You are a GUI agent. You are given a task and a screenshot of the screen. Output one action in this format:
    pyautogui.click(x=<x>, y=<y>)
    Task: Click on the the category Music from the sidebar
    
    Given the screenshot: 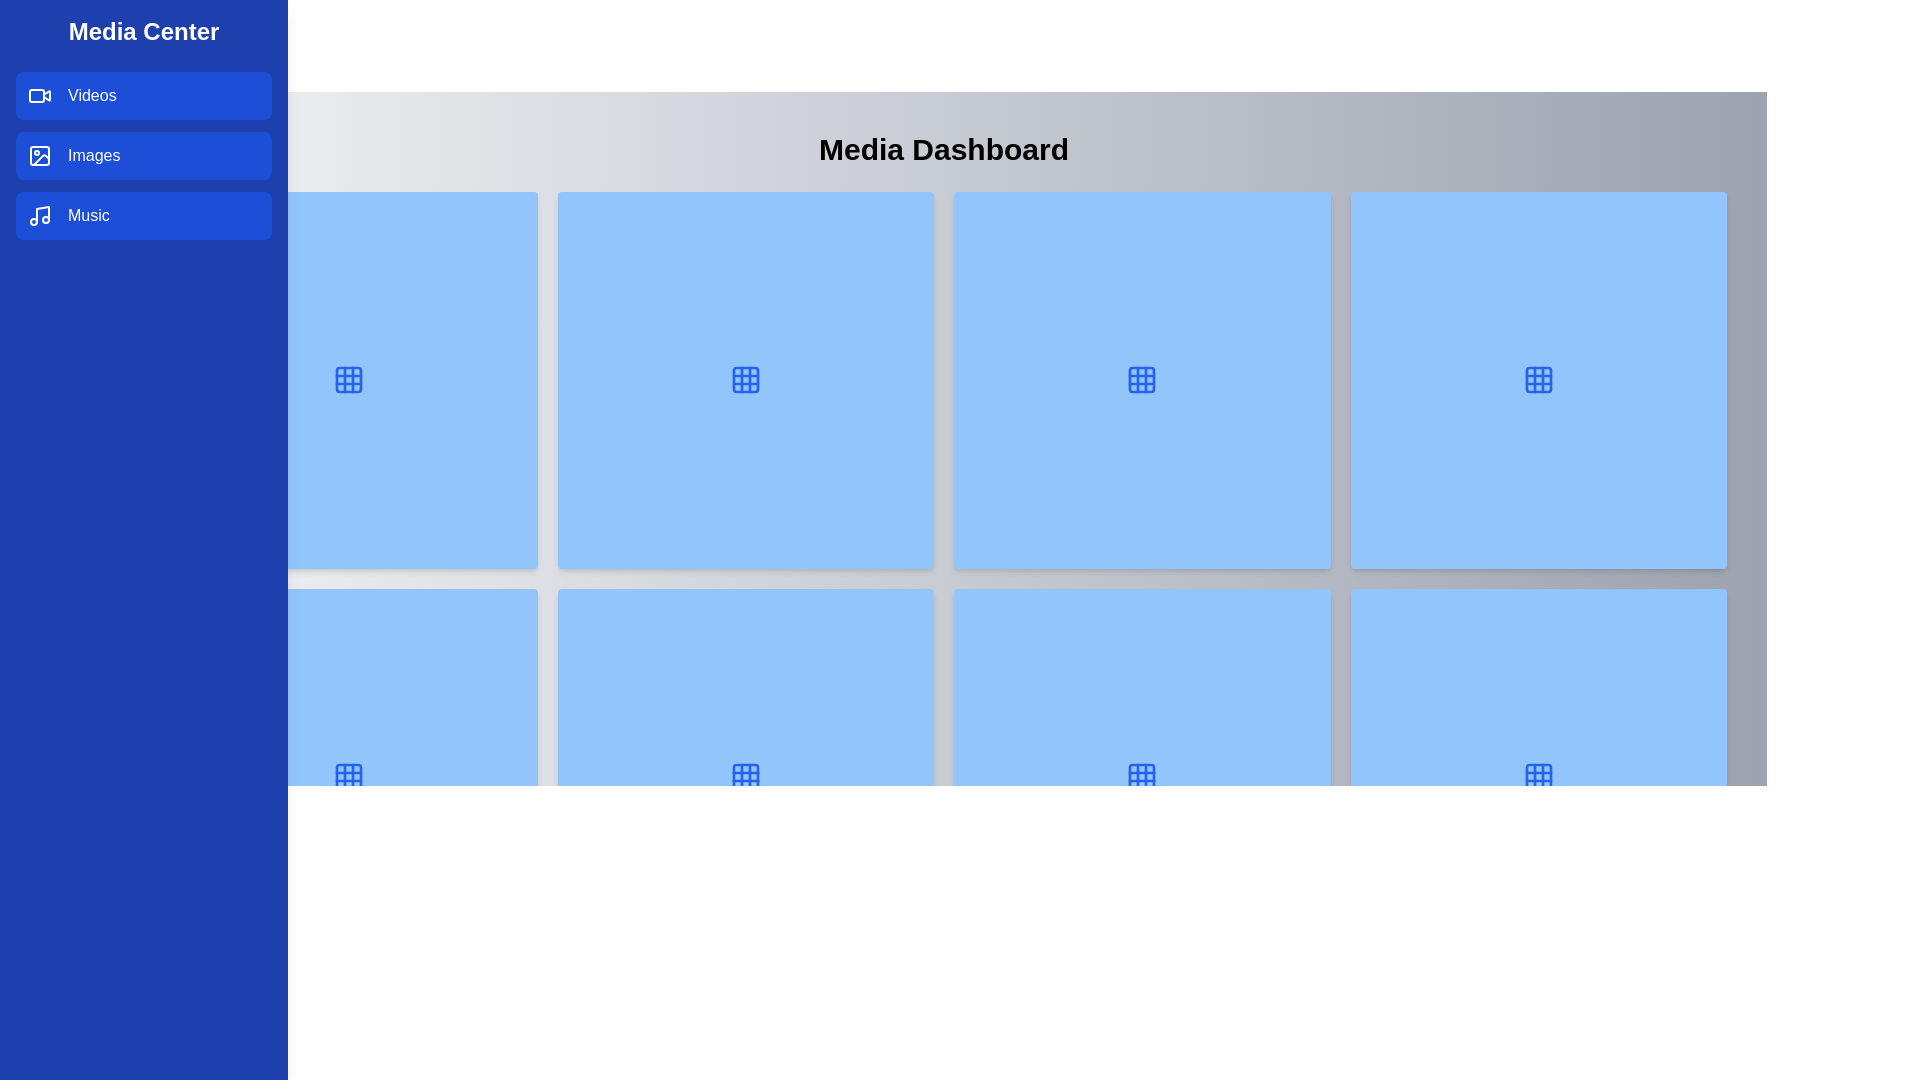 What is the action you would take?
    pyautogui.click(x=143, y=216)
    